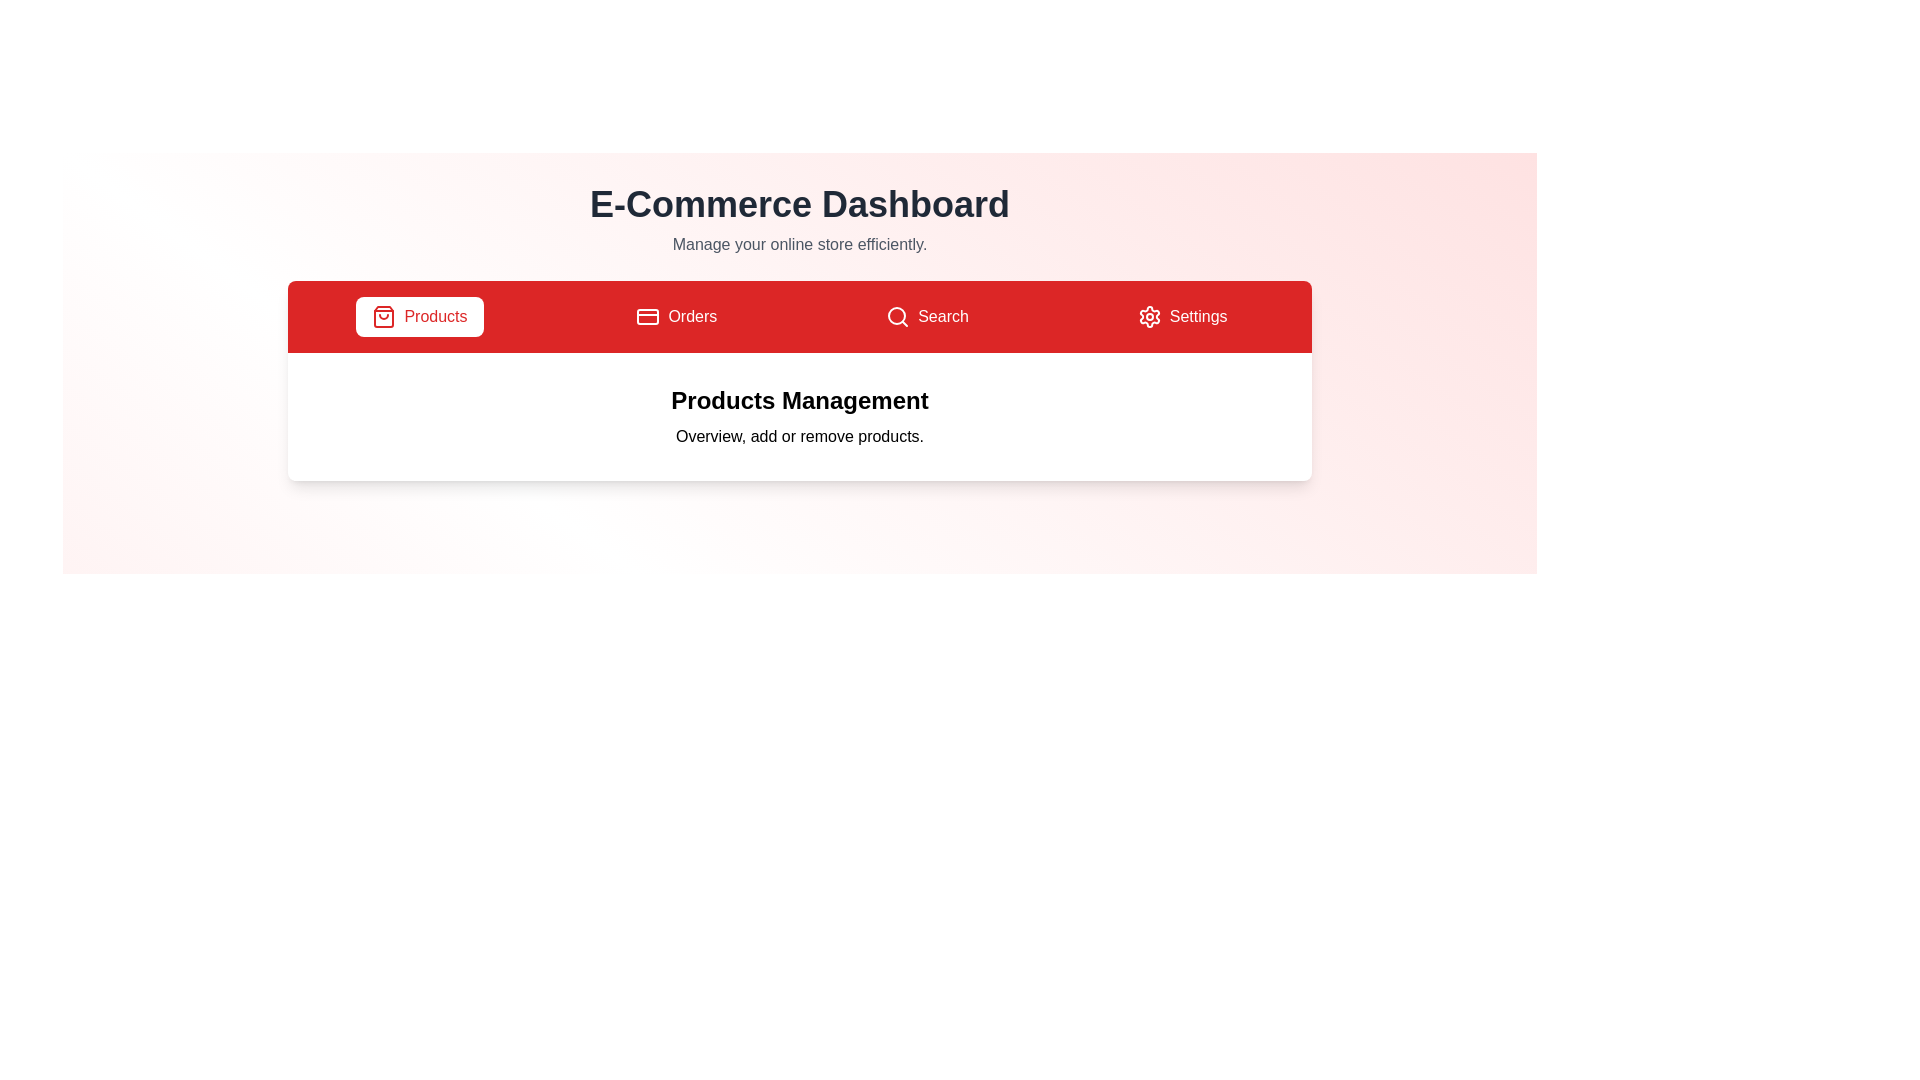 The height and width of the screenshot is (1080, 1920). Describe the element at coordinates (800, 220) in the screenshot. I see `the Header section at the top-center of the dashboard` at that location.